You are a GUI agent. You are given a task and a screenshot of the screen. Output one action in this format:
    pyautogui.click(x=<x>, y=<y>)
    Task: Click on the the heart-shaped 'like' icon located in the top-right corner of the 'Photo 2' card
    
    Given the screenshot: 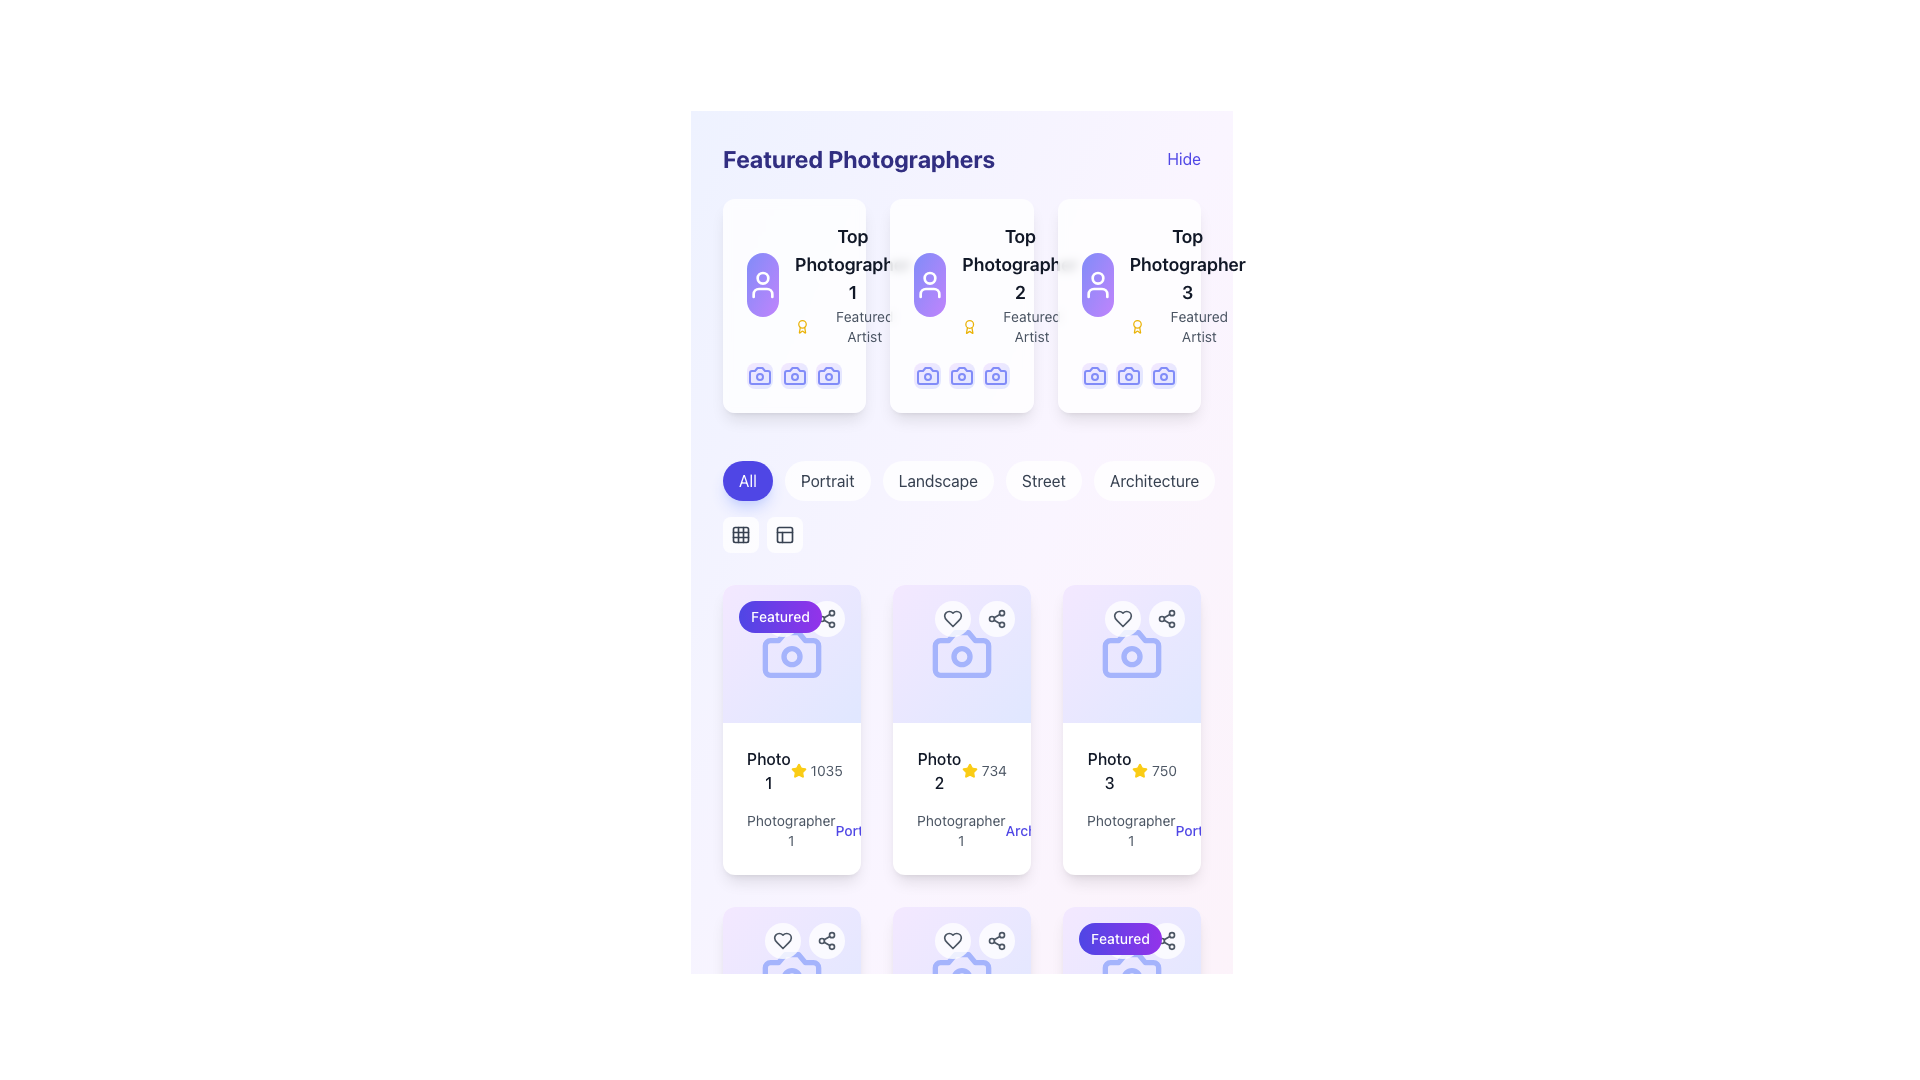 What is the action you would take?
    pyautogui.click(x=952, y=941)
    